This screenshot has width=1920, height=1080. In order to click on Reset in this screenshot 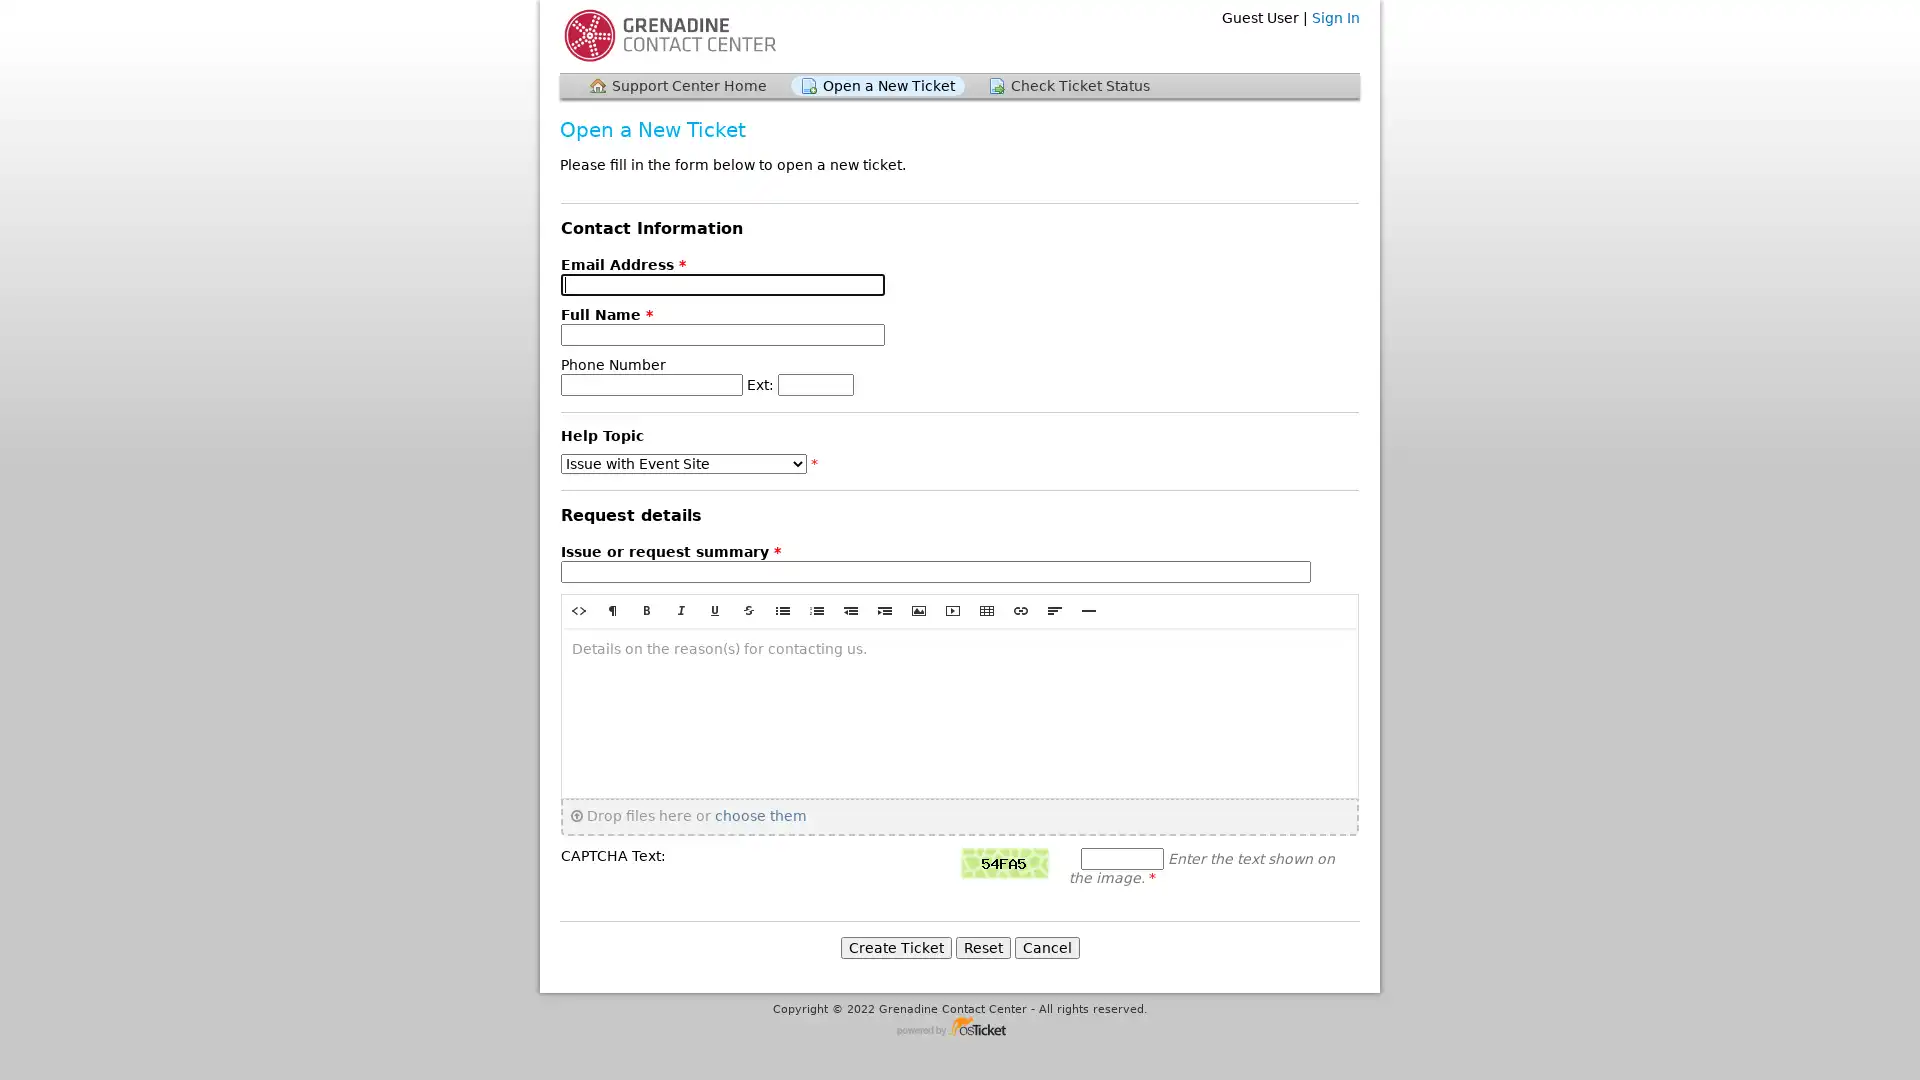, I will do `click(982, 946)`.